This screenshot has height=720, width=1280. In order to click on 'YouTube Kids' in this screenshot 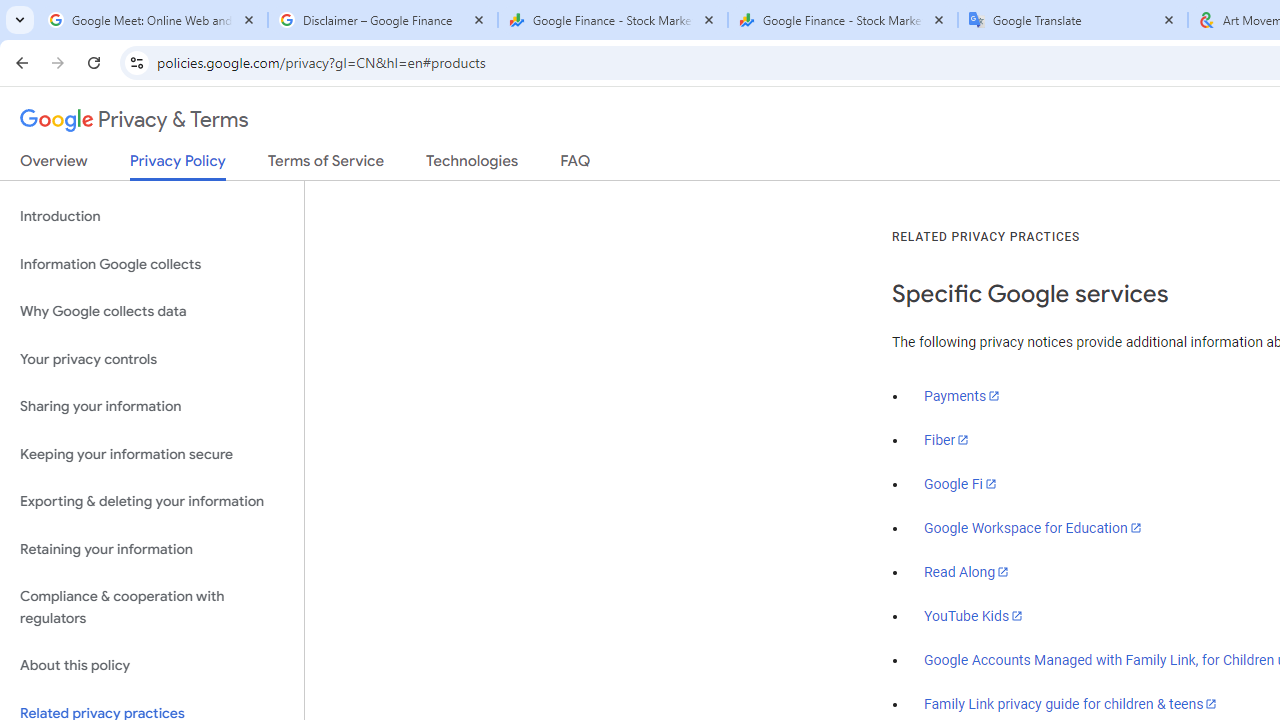, I will do `click(974, 614)`.